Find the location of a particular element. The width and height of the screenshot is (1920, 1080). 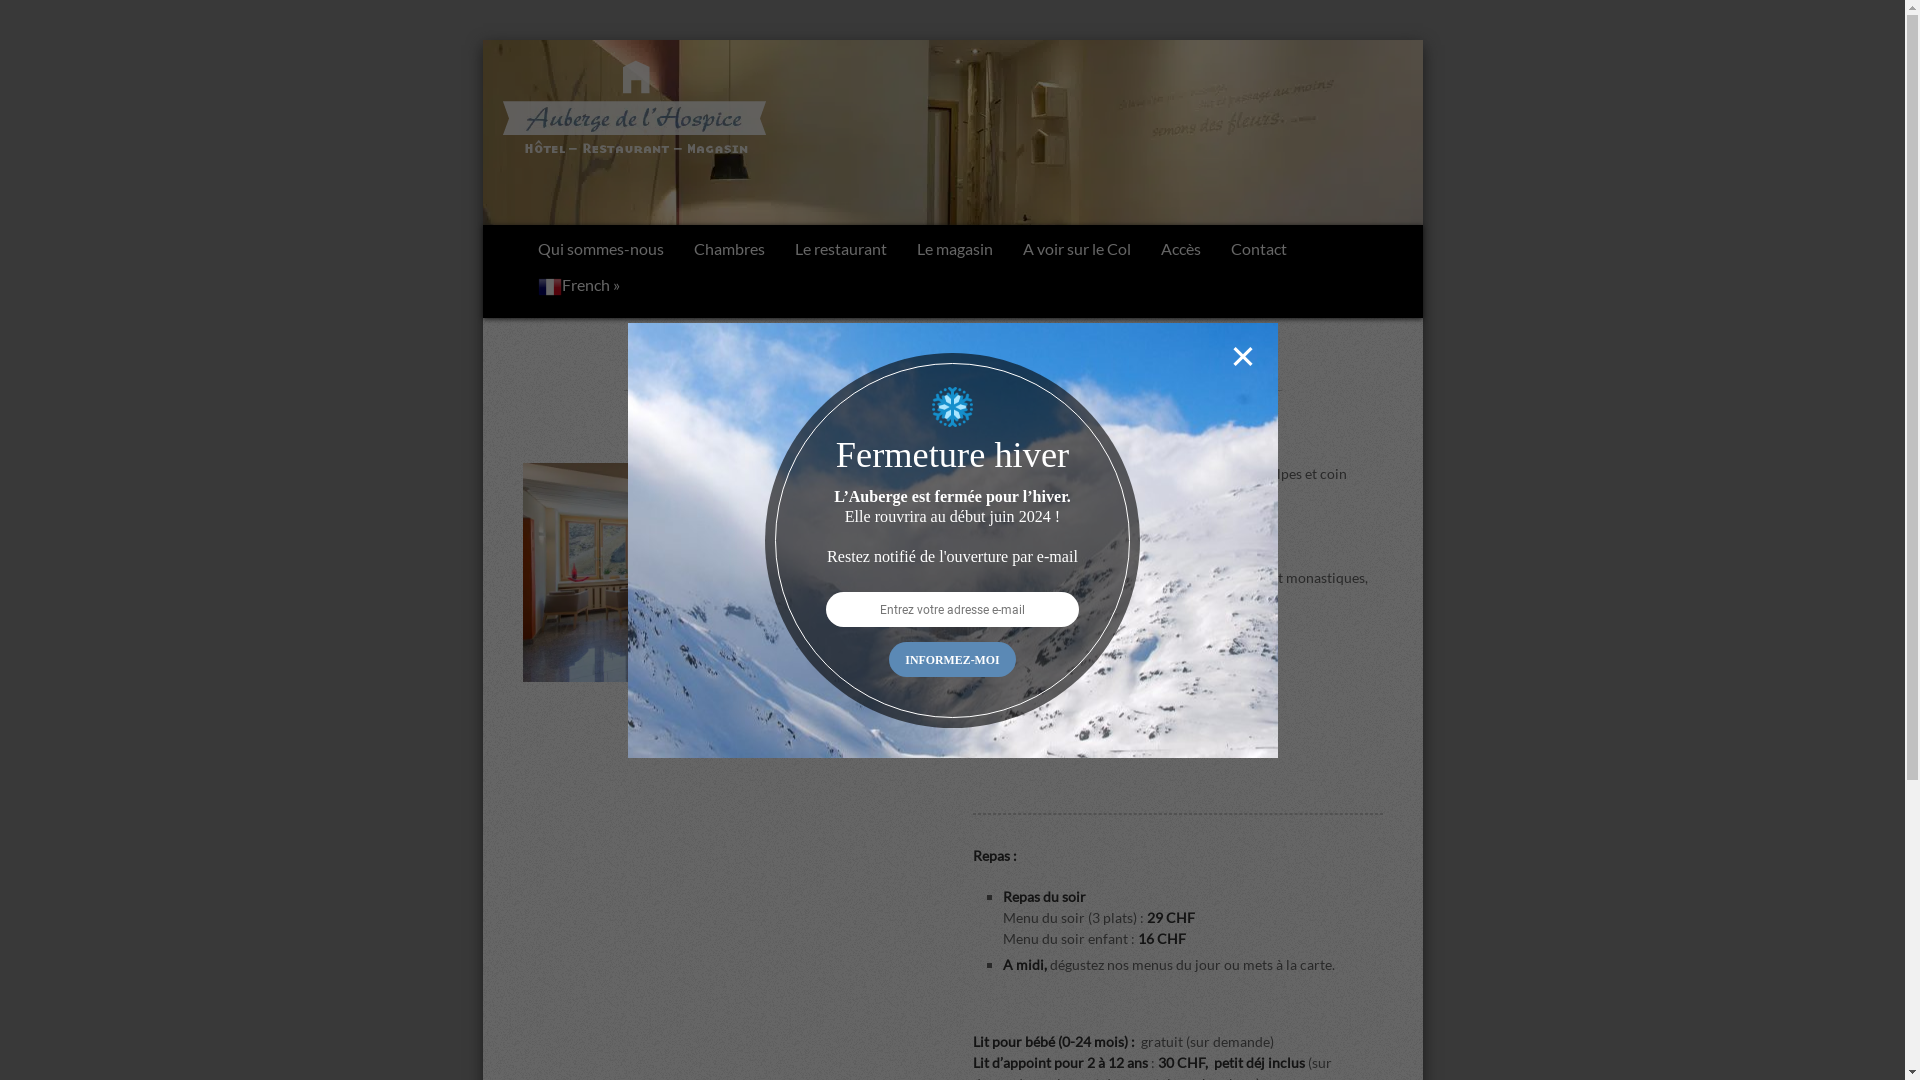

'Contact' is located at coordinates (1257, 249).